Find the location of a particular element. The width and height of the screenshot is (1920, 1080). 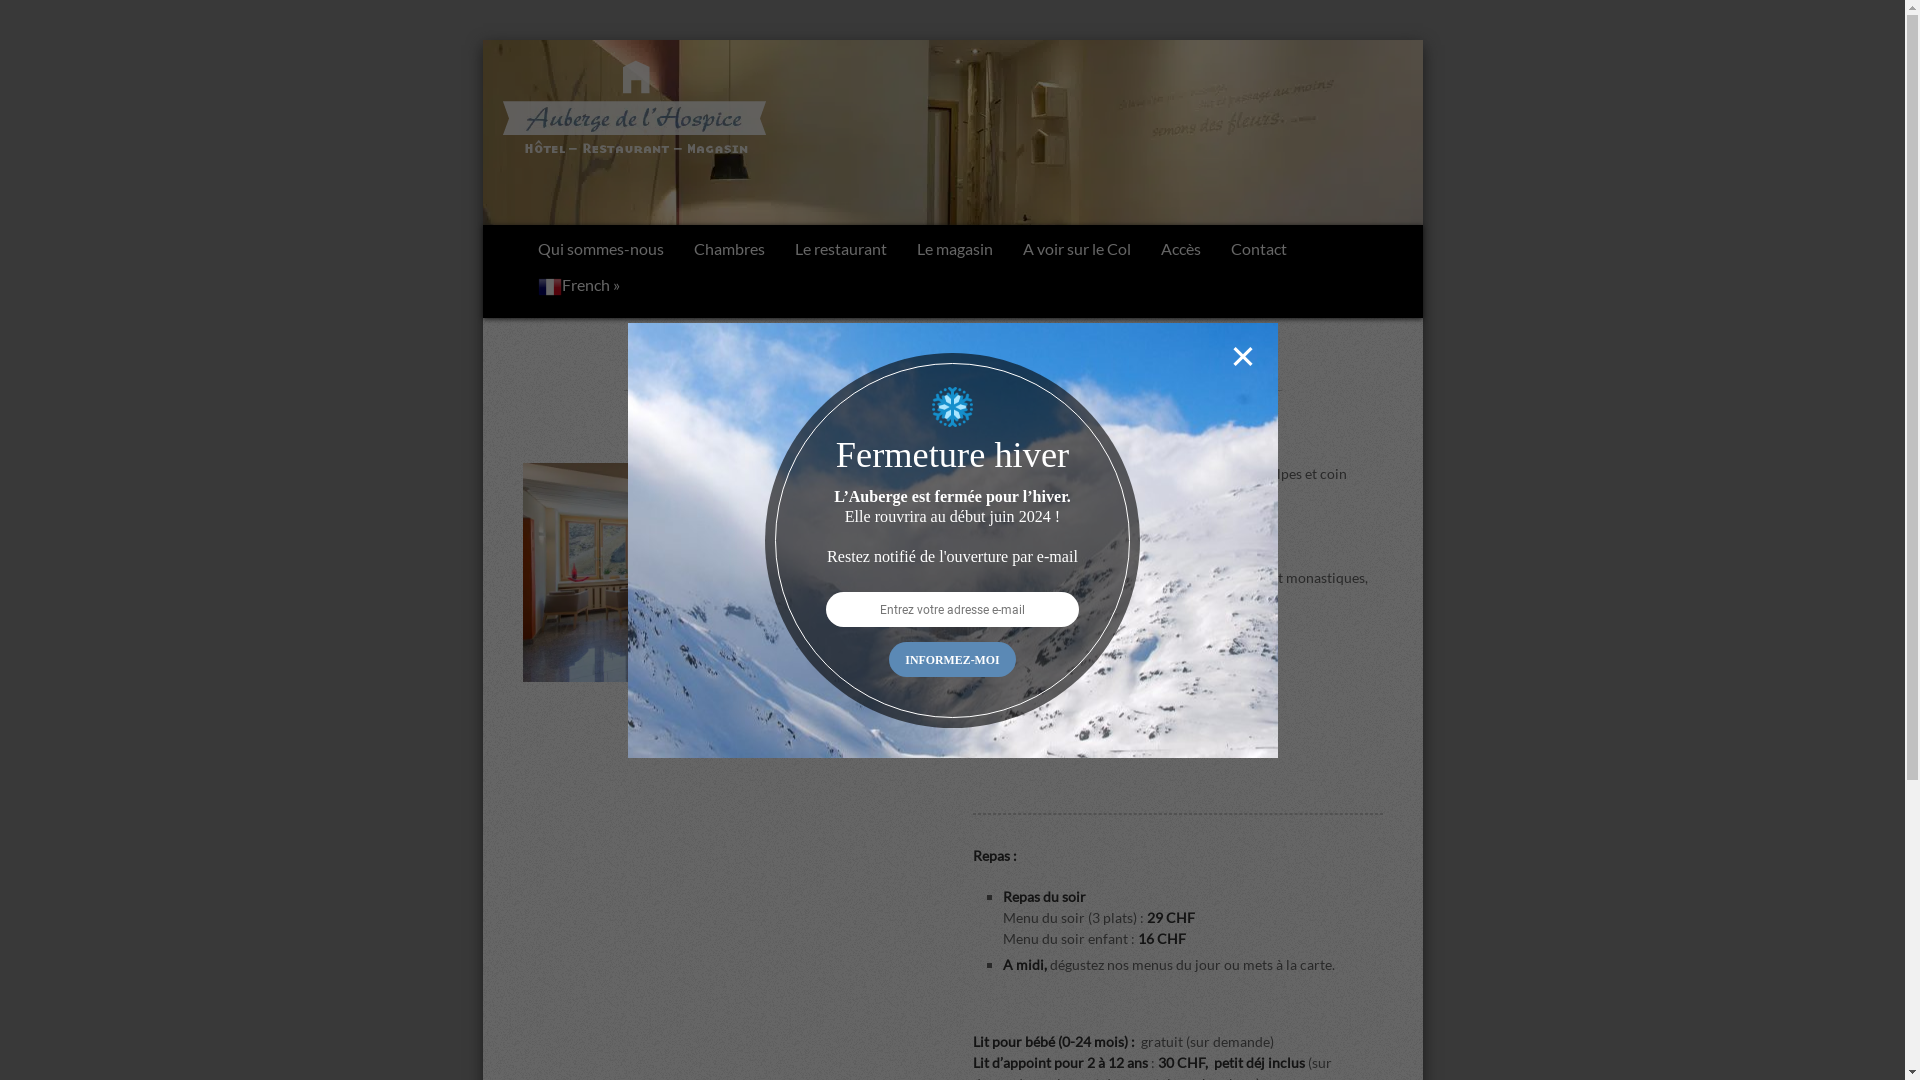

'Contact' is located at coordinates (1257, 249).